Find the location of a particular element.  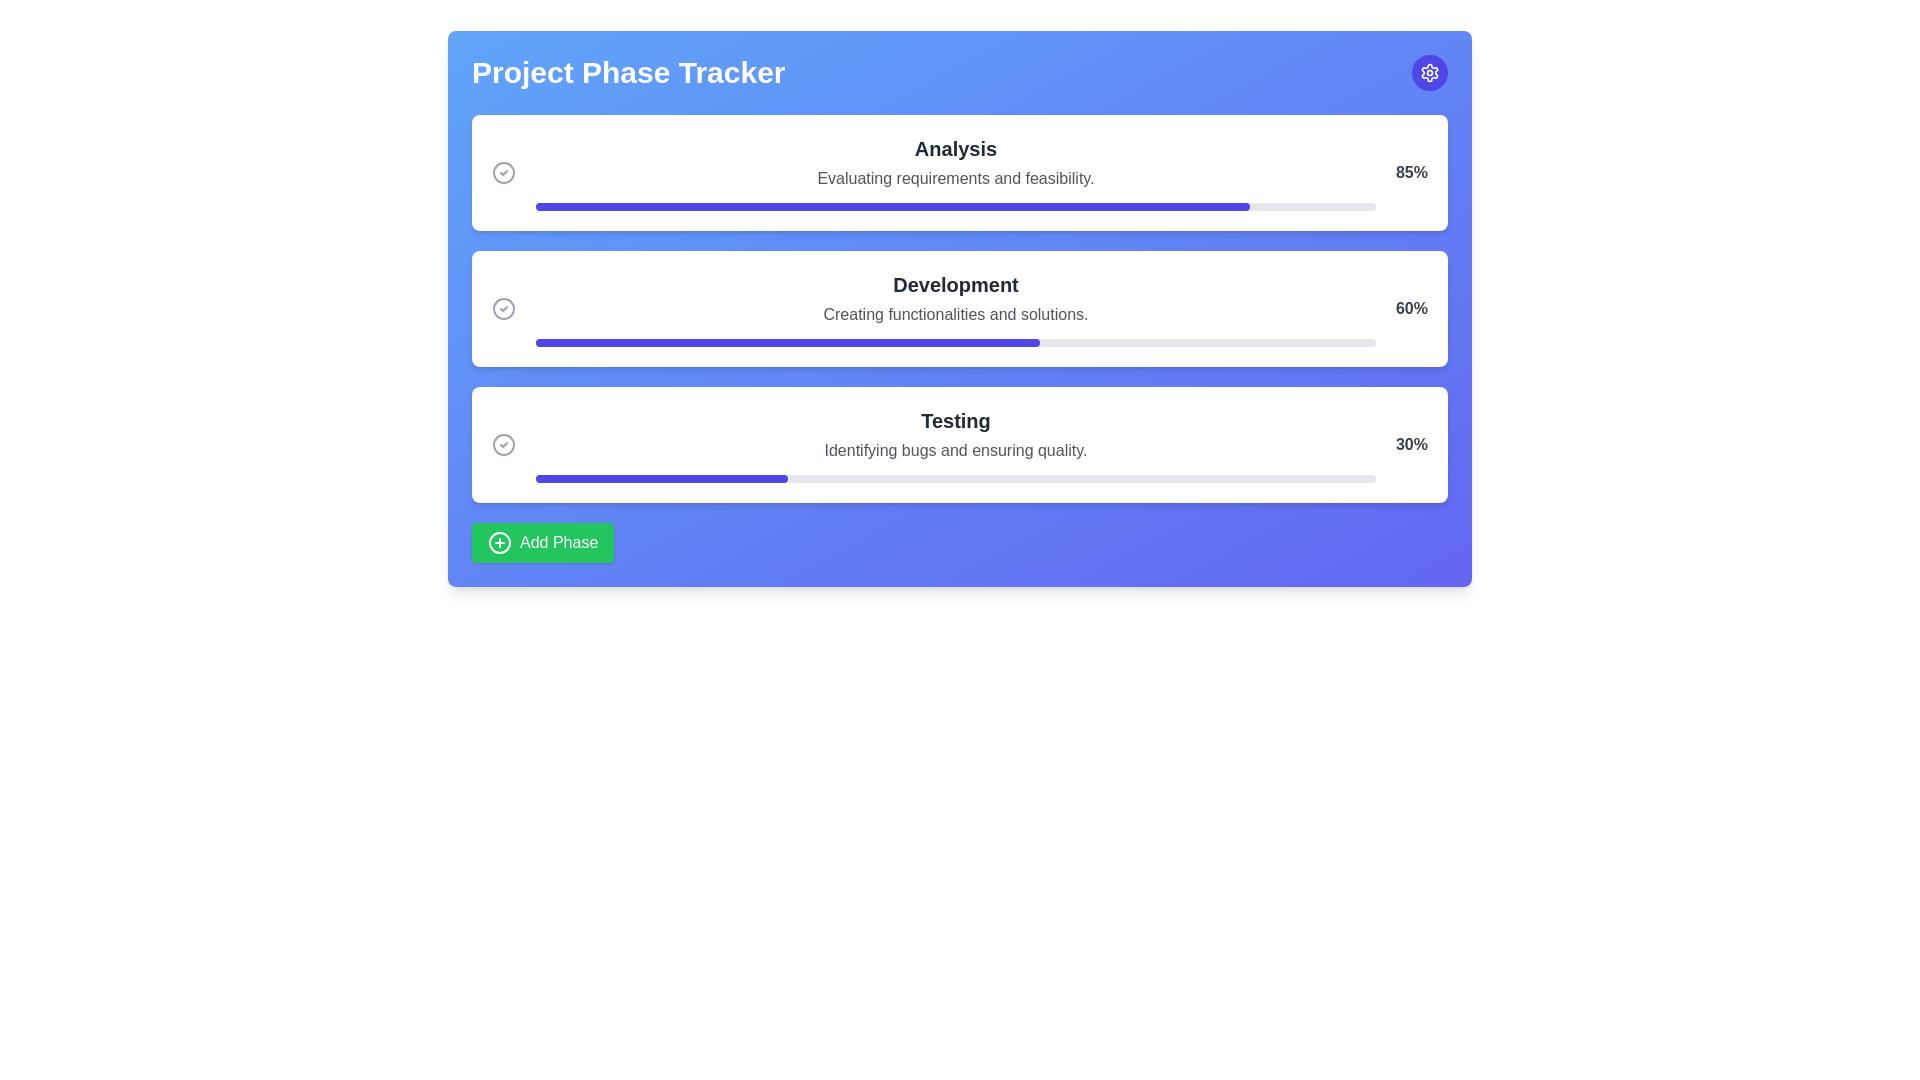

the progress indicator located beneath the text 'Identifying bugs and ensuring quality.' in the 'Testing' section, which is the third progress bar from the top of the layout is located at coordinates (954, 478).